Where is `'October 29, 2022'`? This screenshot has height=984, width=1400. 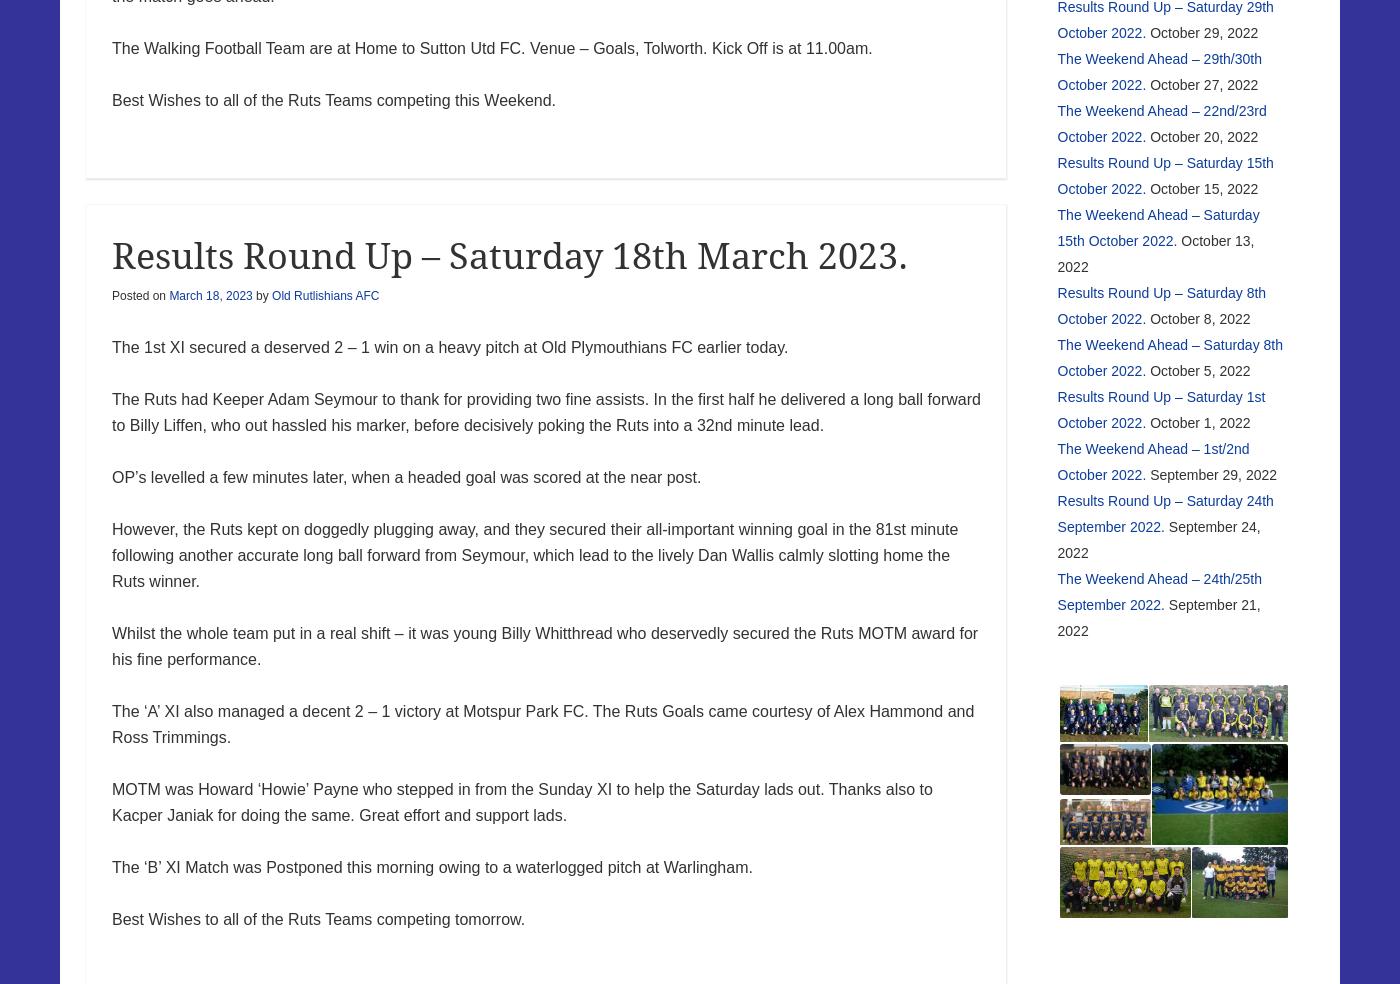 'October 29, 2022' is located at coordinates (1204, 30).